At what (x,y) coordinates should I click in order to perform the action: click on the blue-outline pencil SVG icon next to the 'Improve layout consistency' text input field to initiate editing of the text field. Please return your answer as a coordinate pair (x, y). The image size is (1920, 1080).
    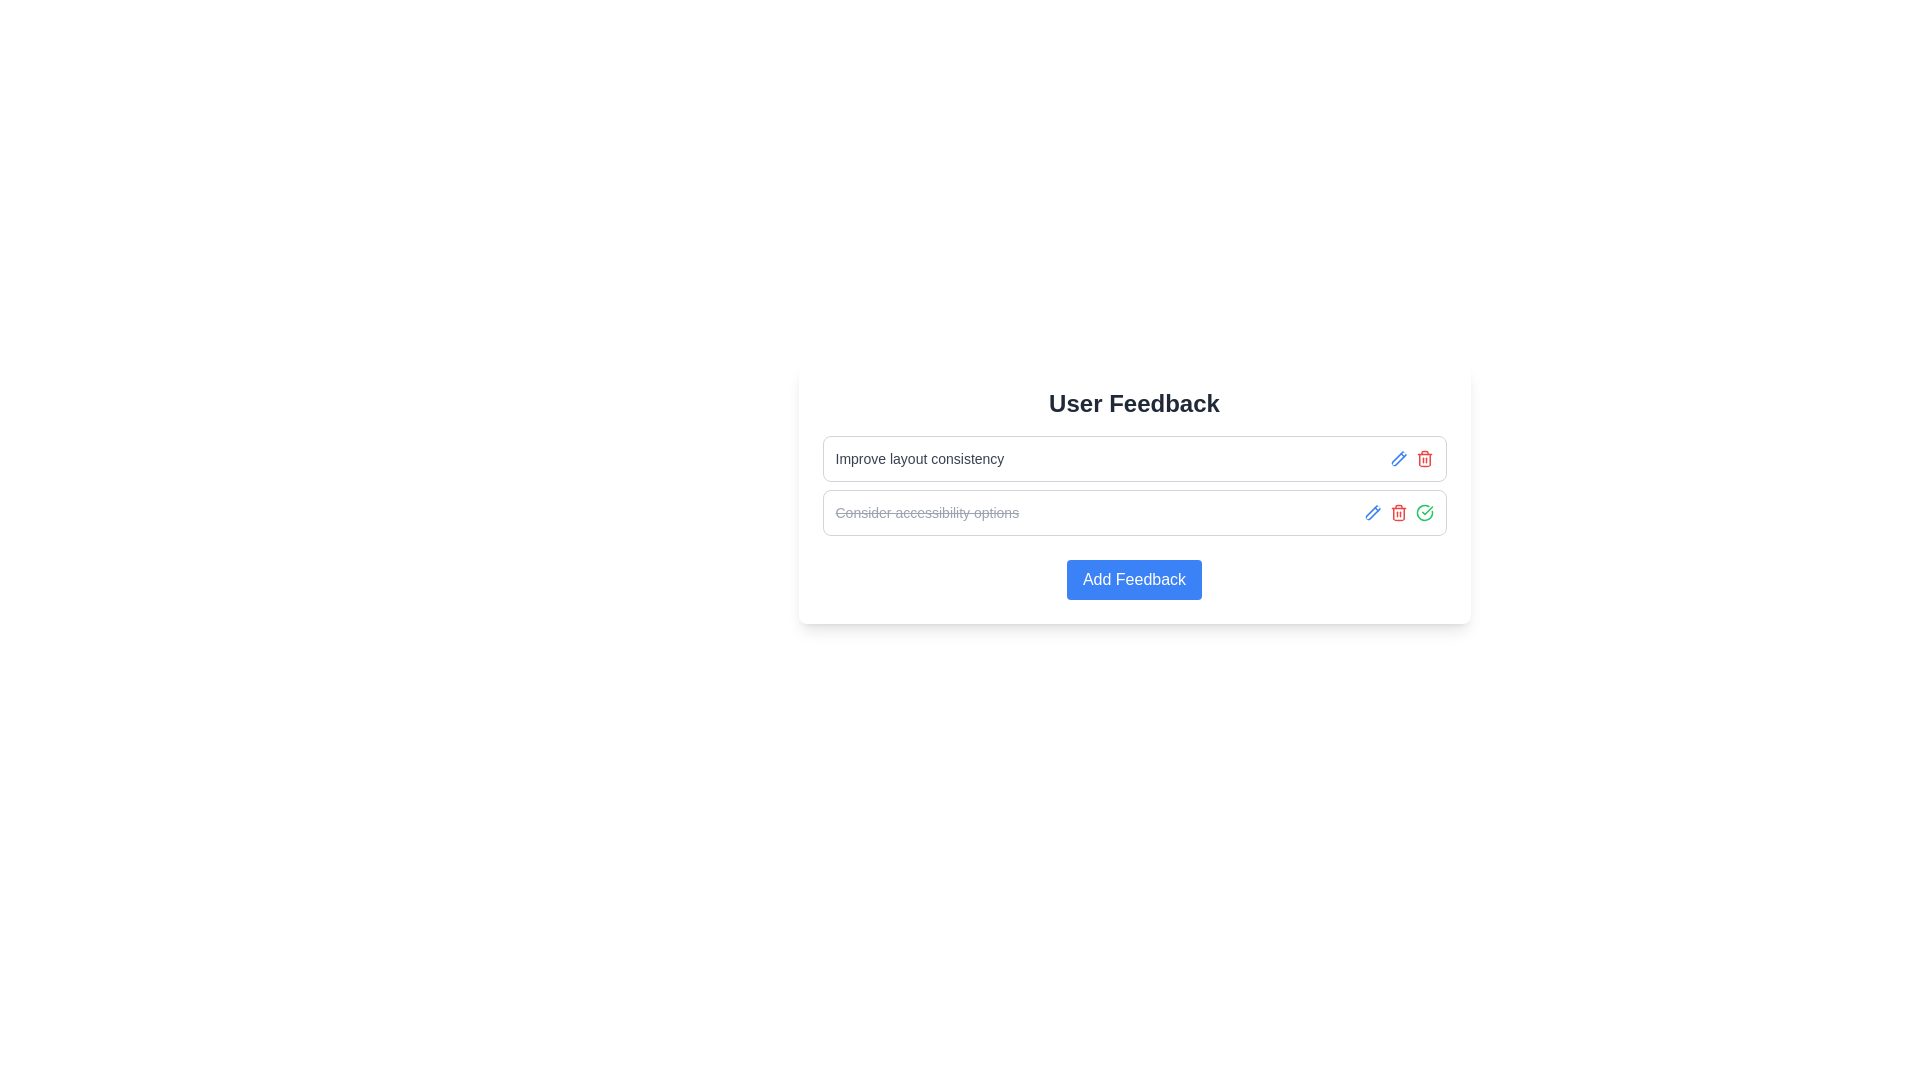
    Looking at the image, I should click on (1397, 459).